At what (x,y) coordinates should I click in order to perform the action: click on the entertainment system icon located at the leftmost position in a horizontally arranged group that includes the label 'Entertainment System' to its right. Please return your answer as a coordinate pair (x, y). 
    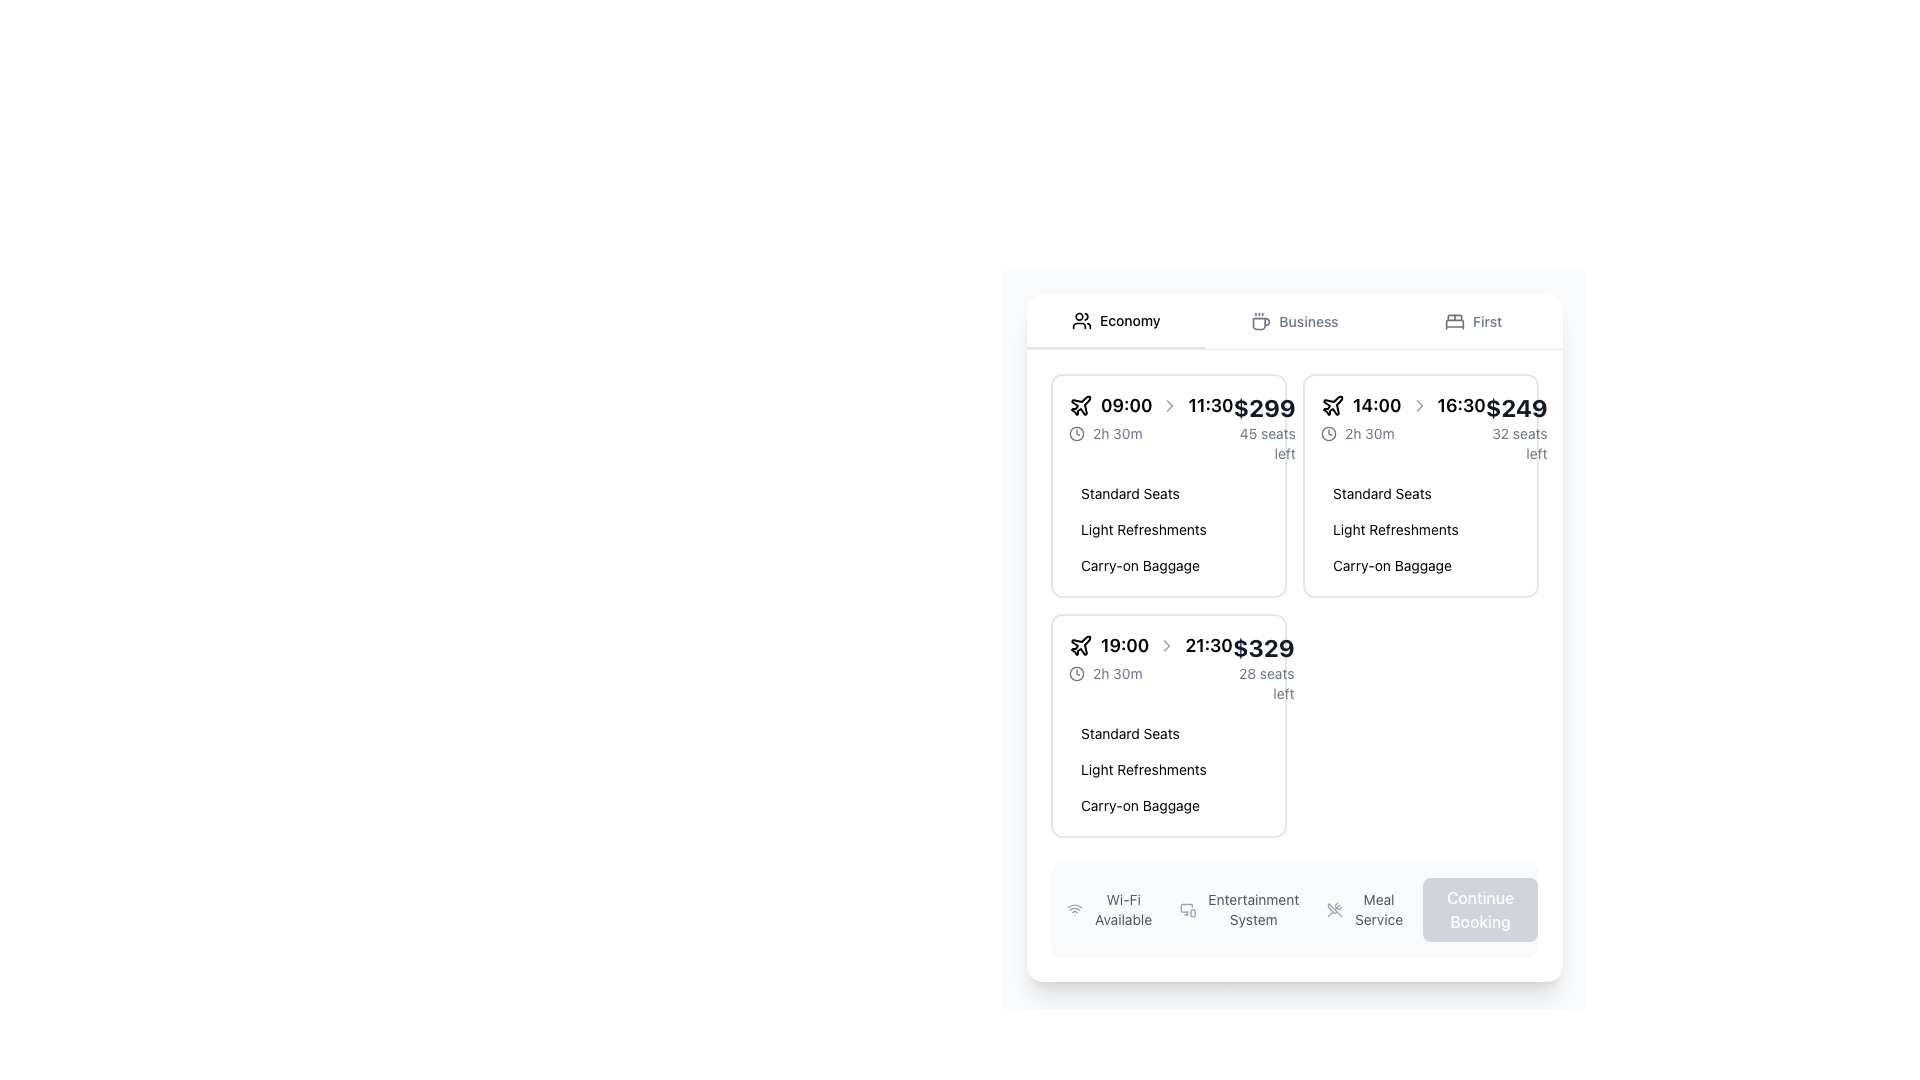
    Looking at the image, I should click on (1188, 910).